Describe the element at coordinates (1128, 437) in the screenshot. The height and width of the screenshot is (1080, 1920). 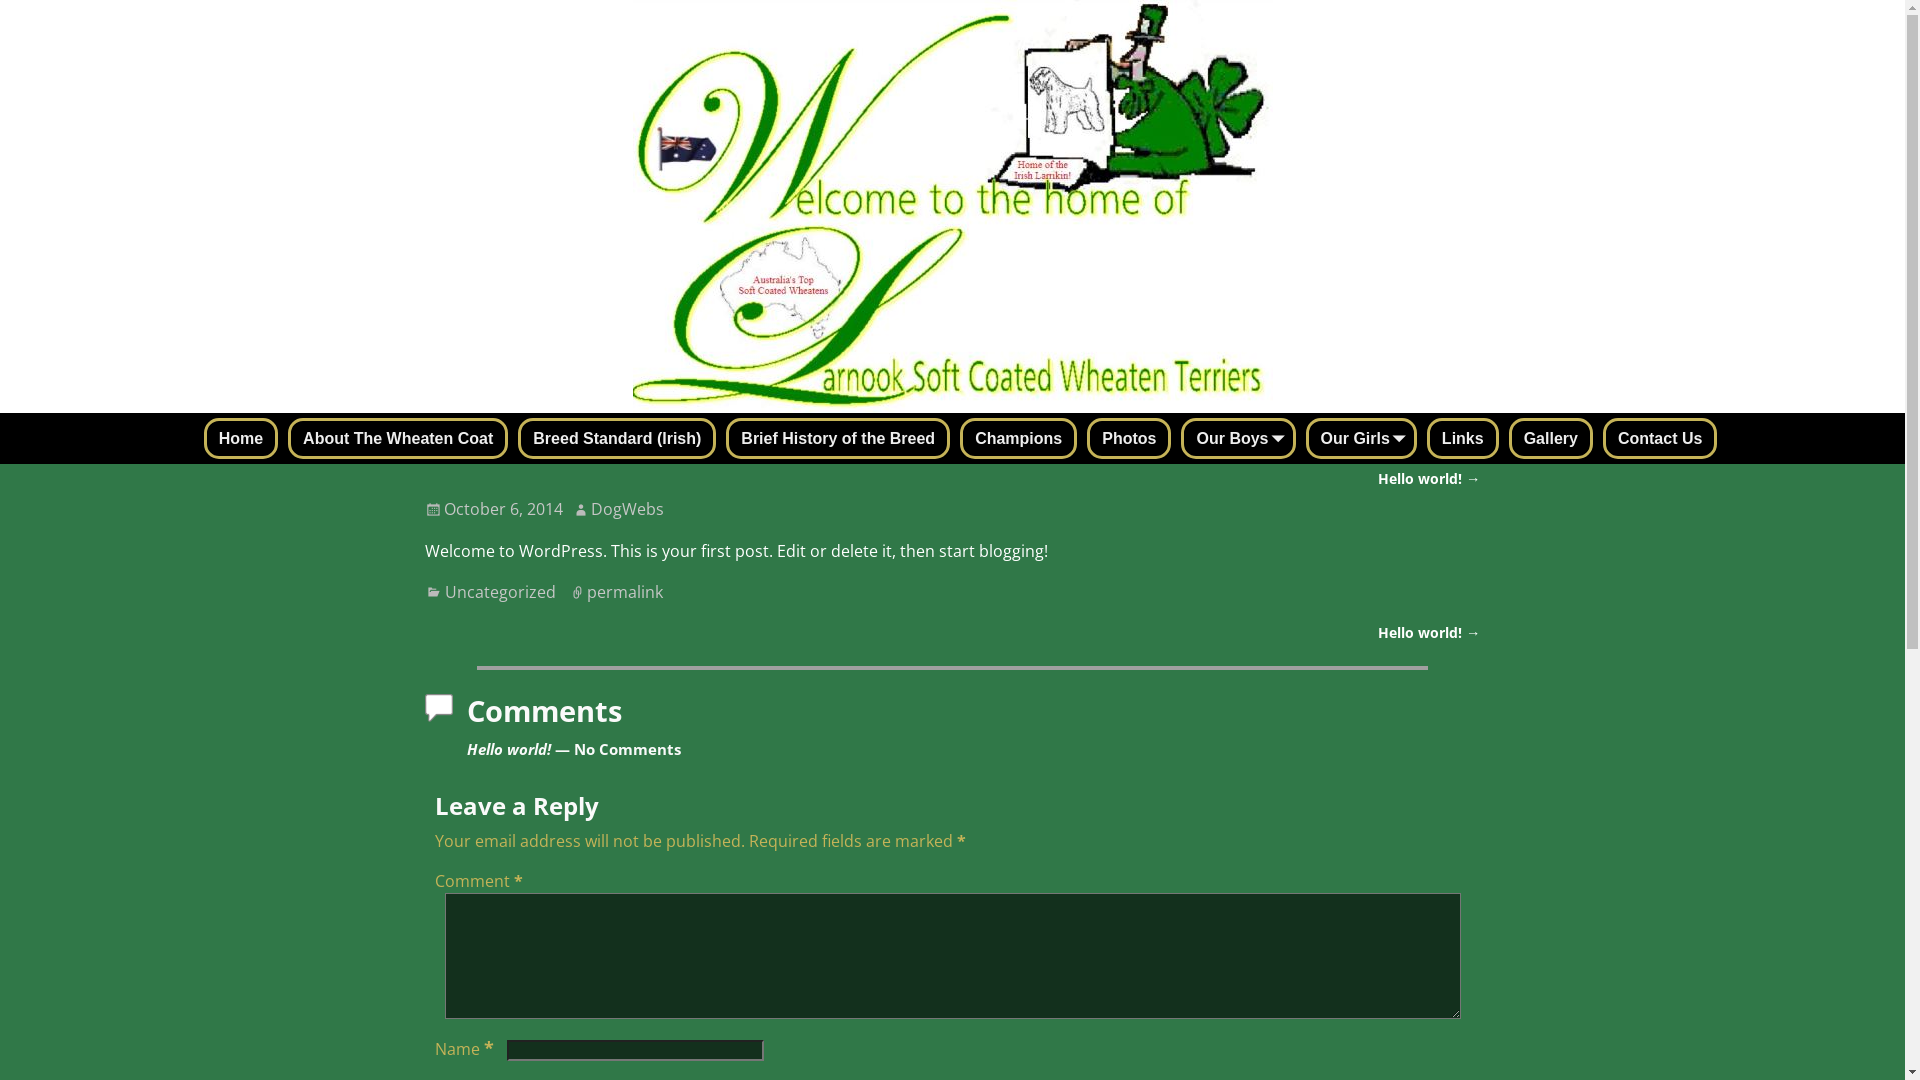
I see `'Photos'` at that location.